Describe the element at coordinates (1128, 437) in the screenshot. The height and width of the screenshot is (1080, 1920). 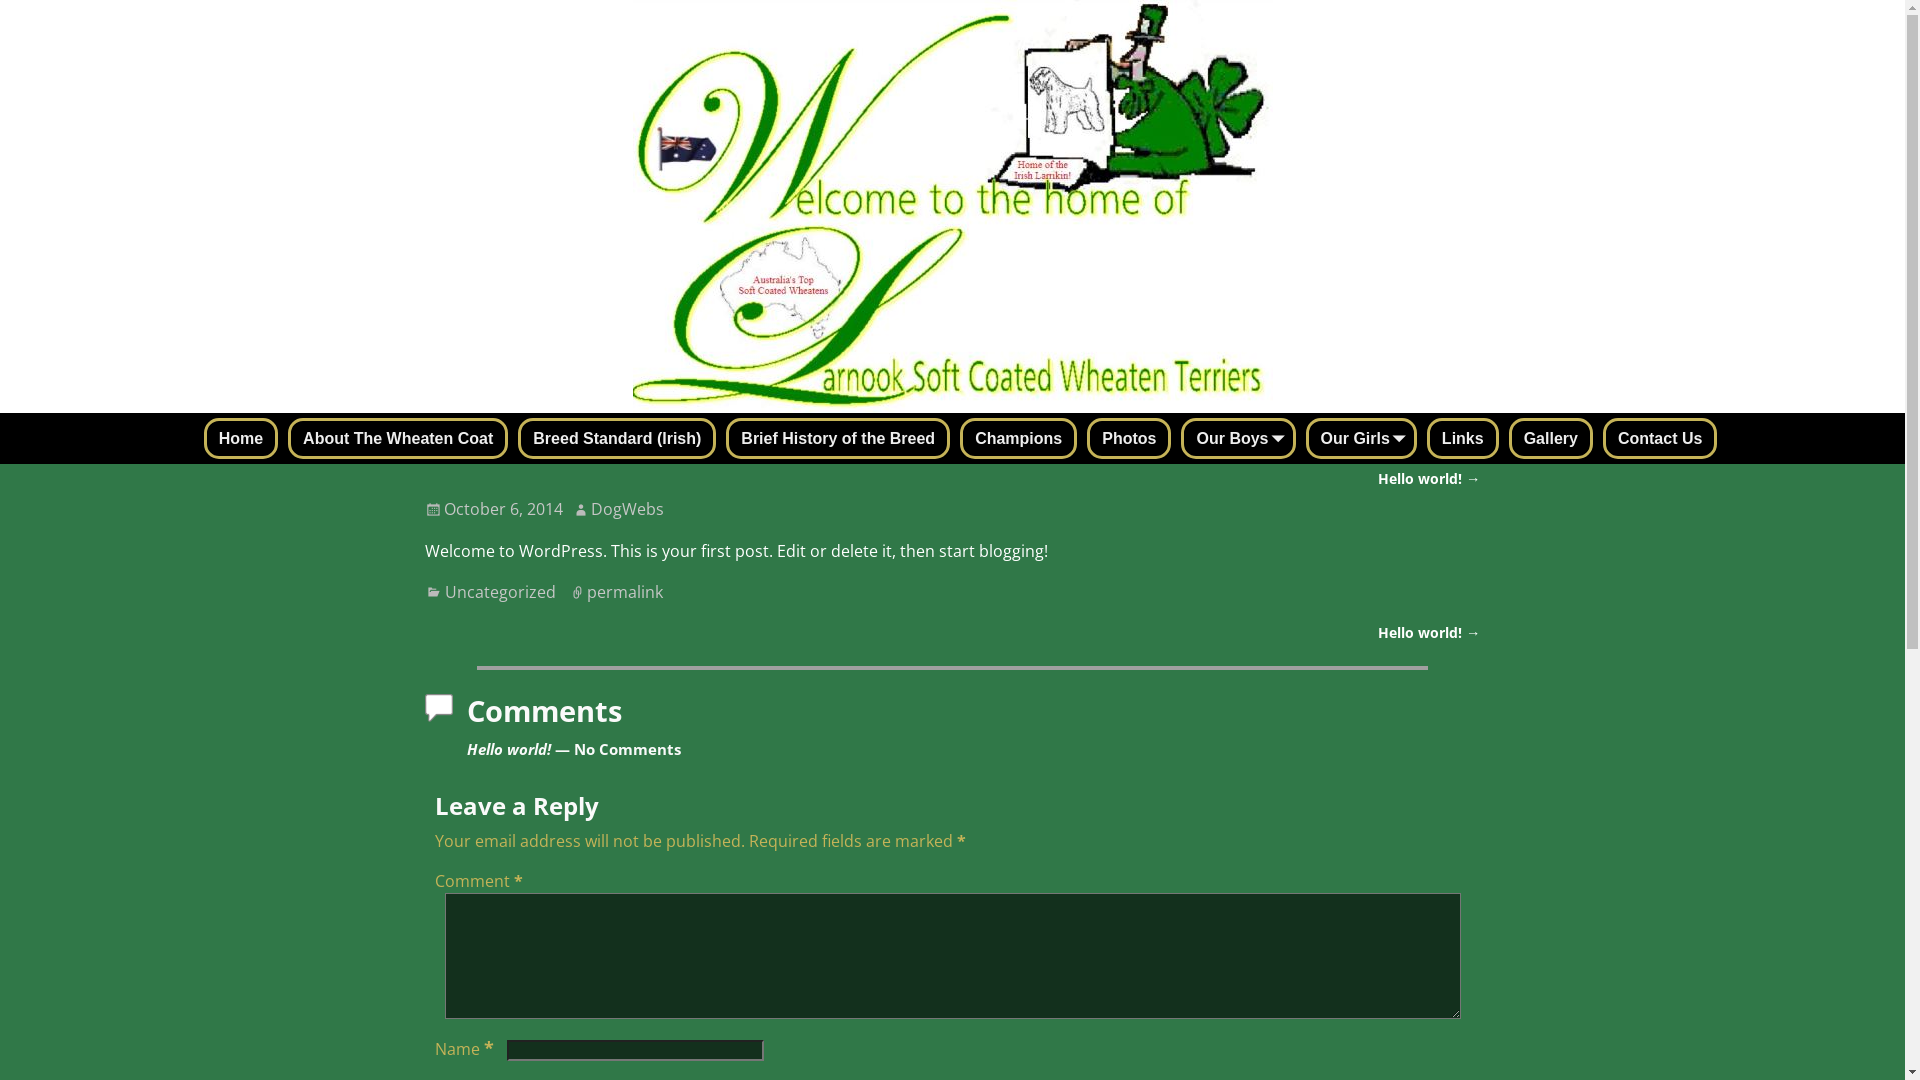
I see `'Photos'` at that location.